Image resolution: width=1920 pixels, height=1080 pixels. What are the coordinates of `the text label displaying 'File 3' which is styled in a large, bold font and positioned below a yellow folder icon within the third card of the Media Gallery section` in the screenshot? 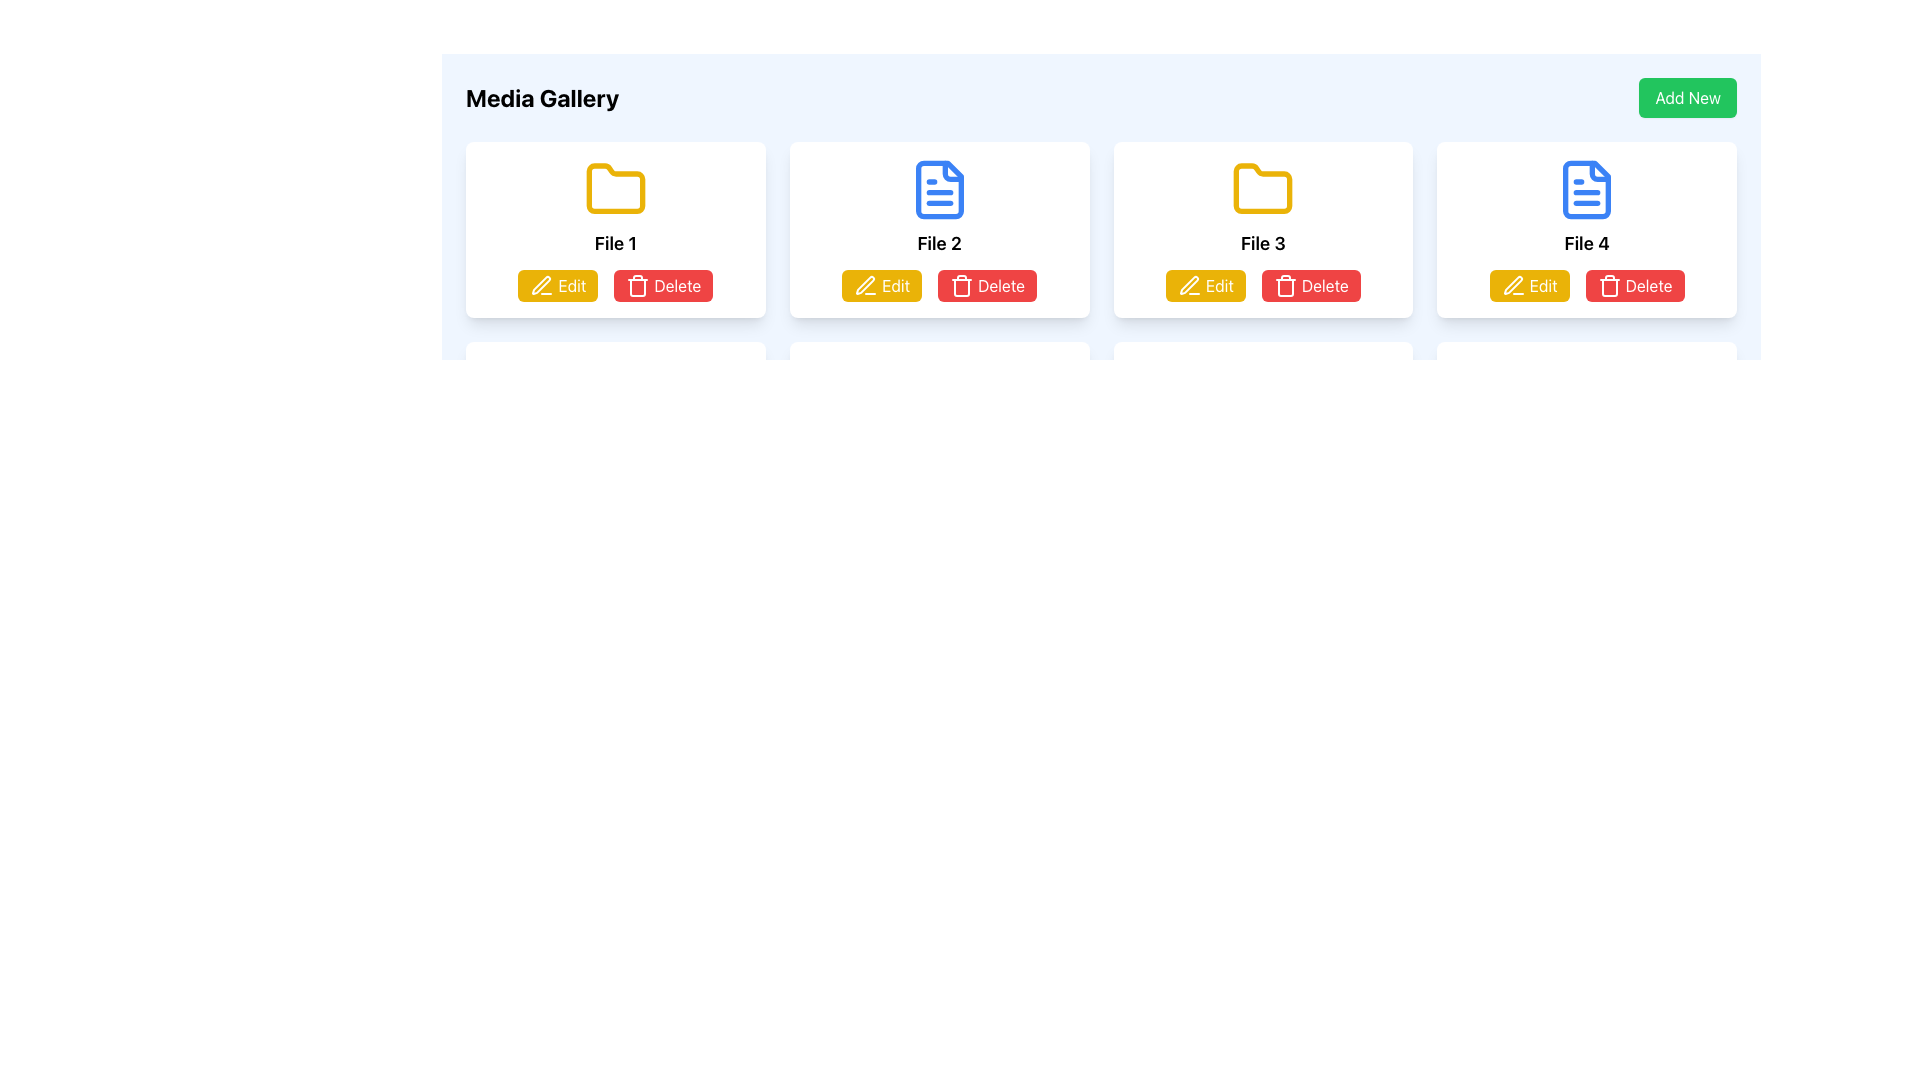 It's located at (1262, 242).